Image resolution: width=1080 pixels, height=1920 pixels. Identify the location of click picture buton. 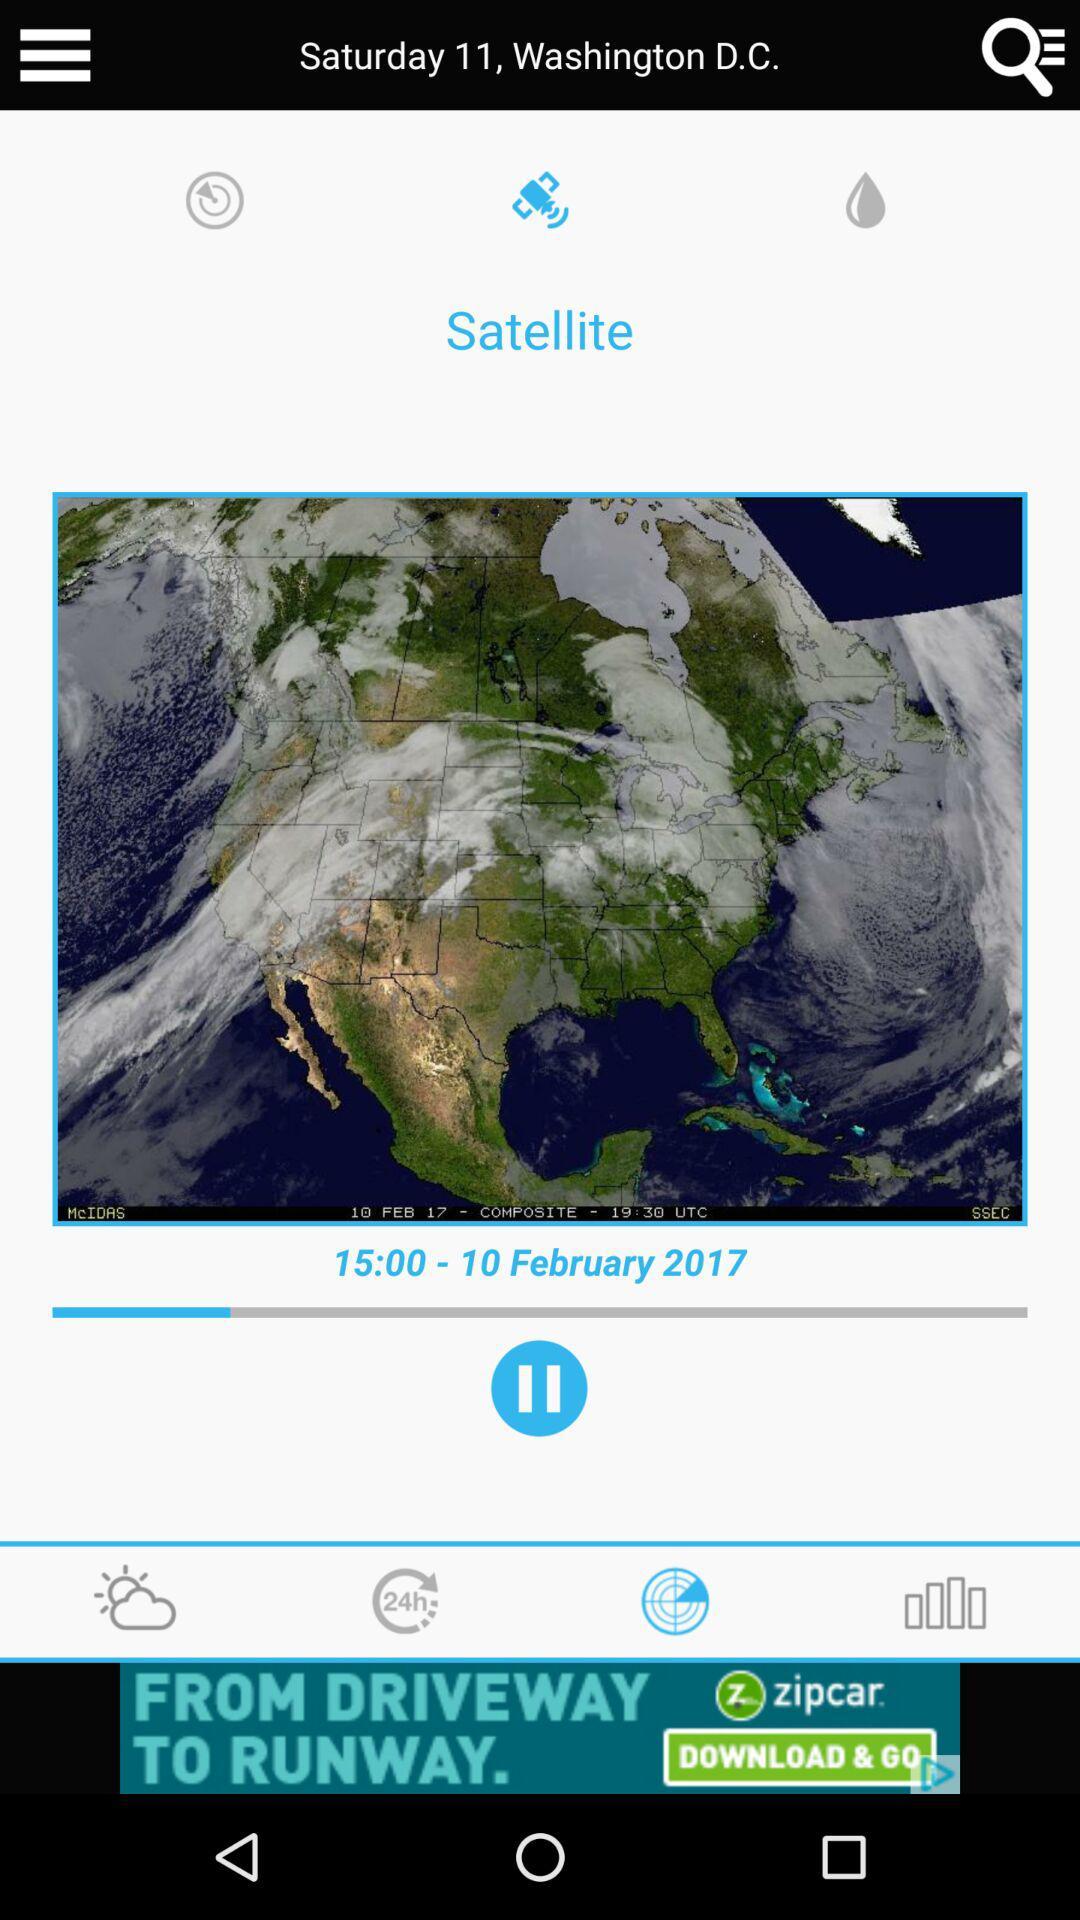
(540, 859).